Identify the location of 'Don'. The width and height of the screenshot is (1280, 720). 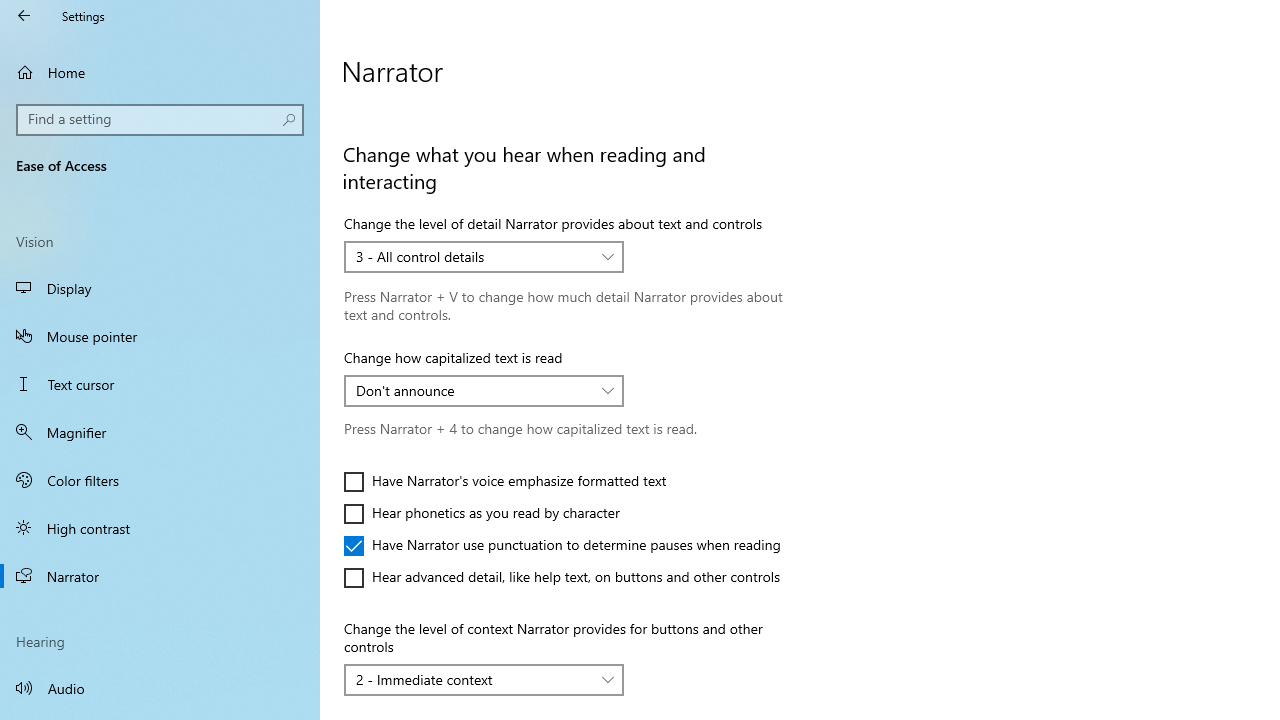
(472, 390).